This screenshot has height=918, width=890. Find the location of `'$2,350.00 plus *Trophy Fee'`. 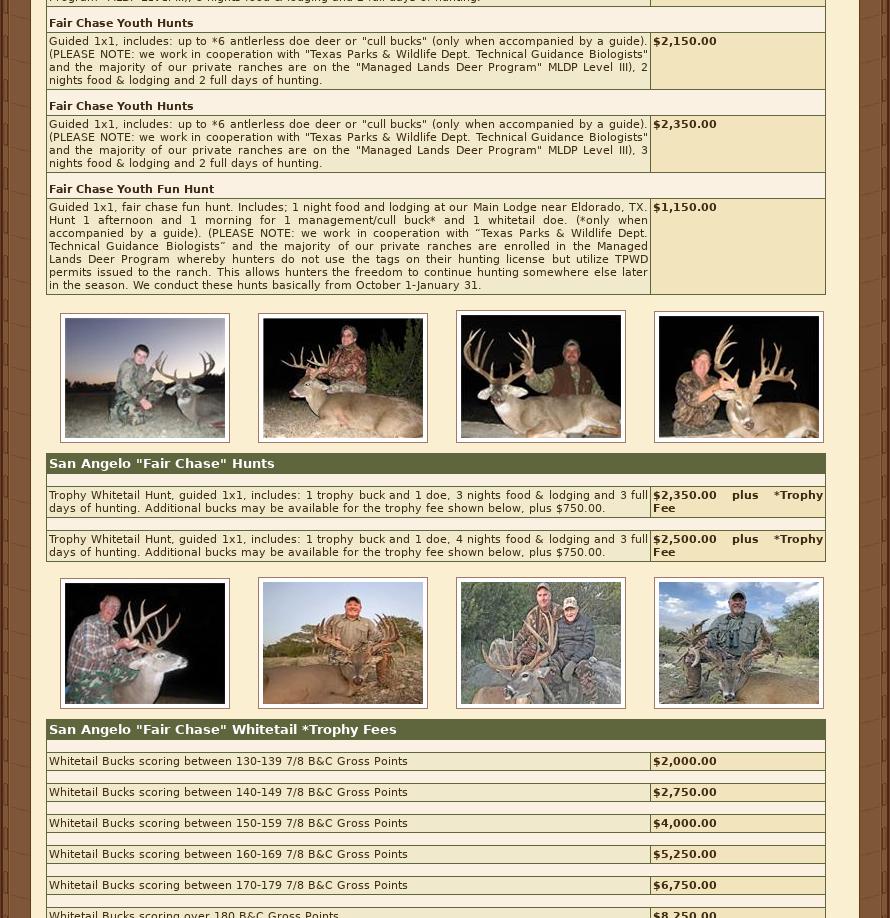

'$2,350.00 plus *Trophy Fee' is located at coordinates (736, 501).